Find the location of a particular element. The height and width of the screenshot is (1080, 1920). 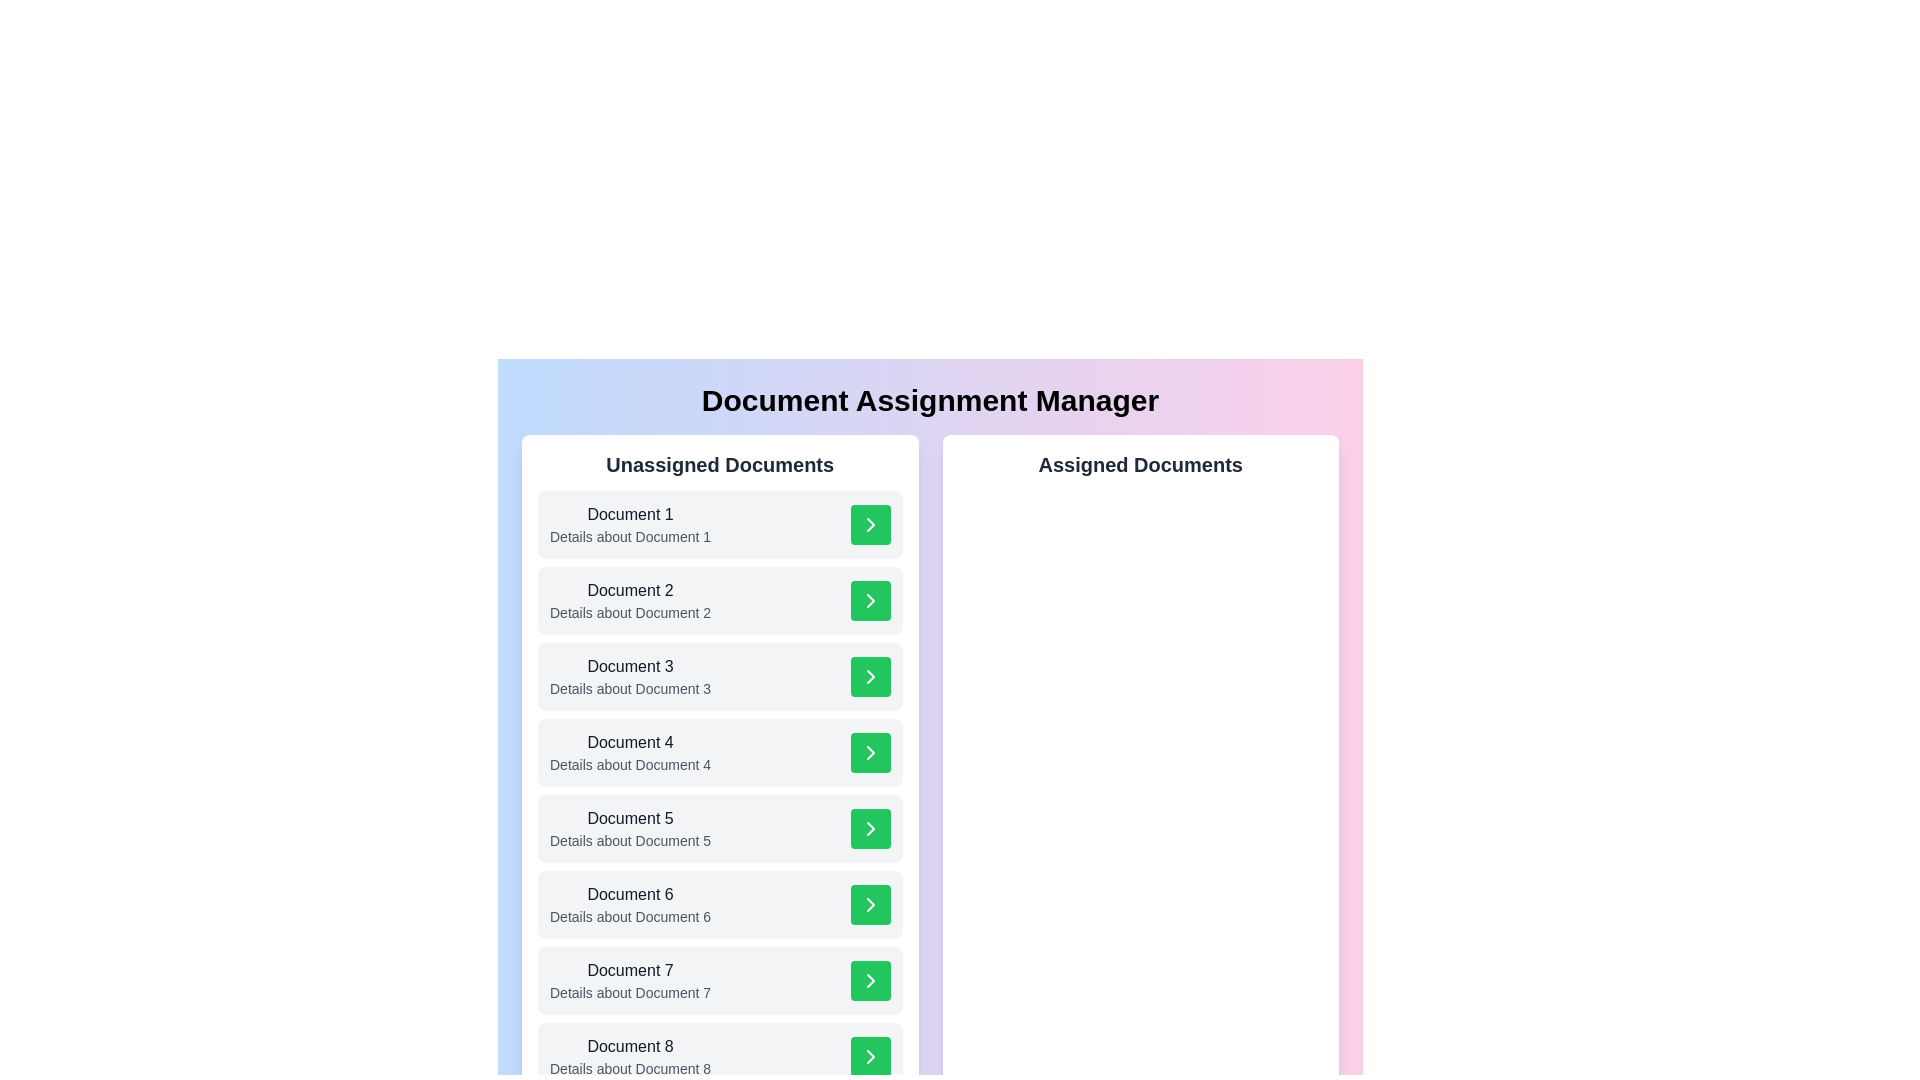

the button located to the right of the row labeled 'Document 4' in the 'Unassigned Documents' list is located at coordinates (870, 752).